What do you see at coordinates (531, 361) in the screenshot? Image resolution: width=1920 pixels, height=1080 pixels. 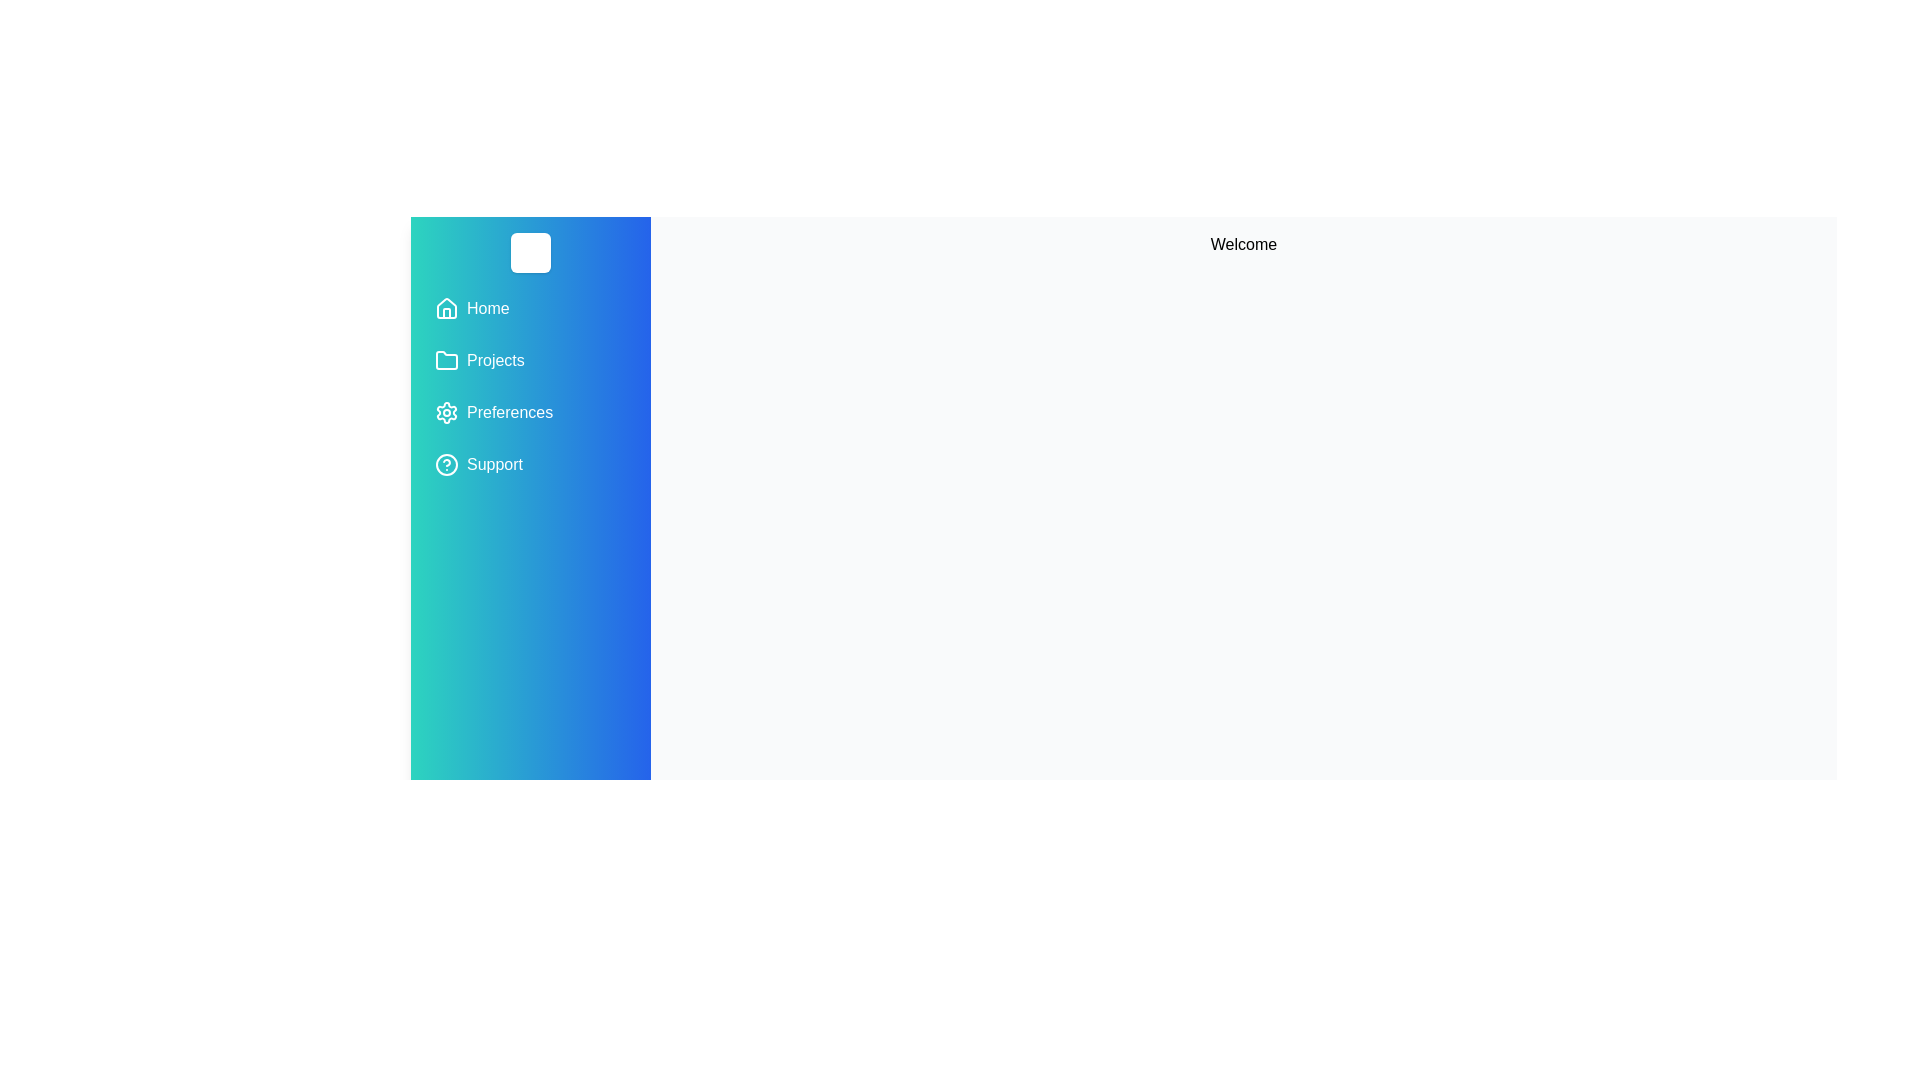 I see `the menu item Projects from the drawer` at bounding box center [531, 361].